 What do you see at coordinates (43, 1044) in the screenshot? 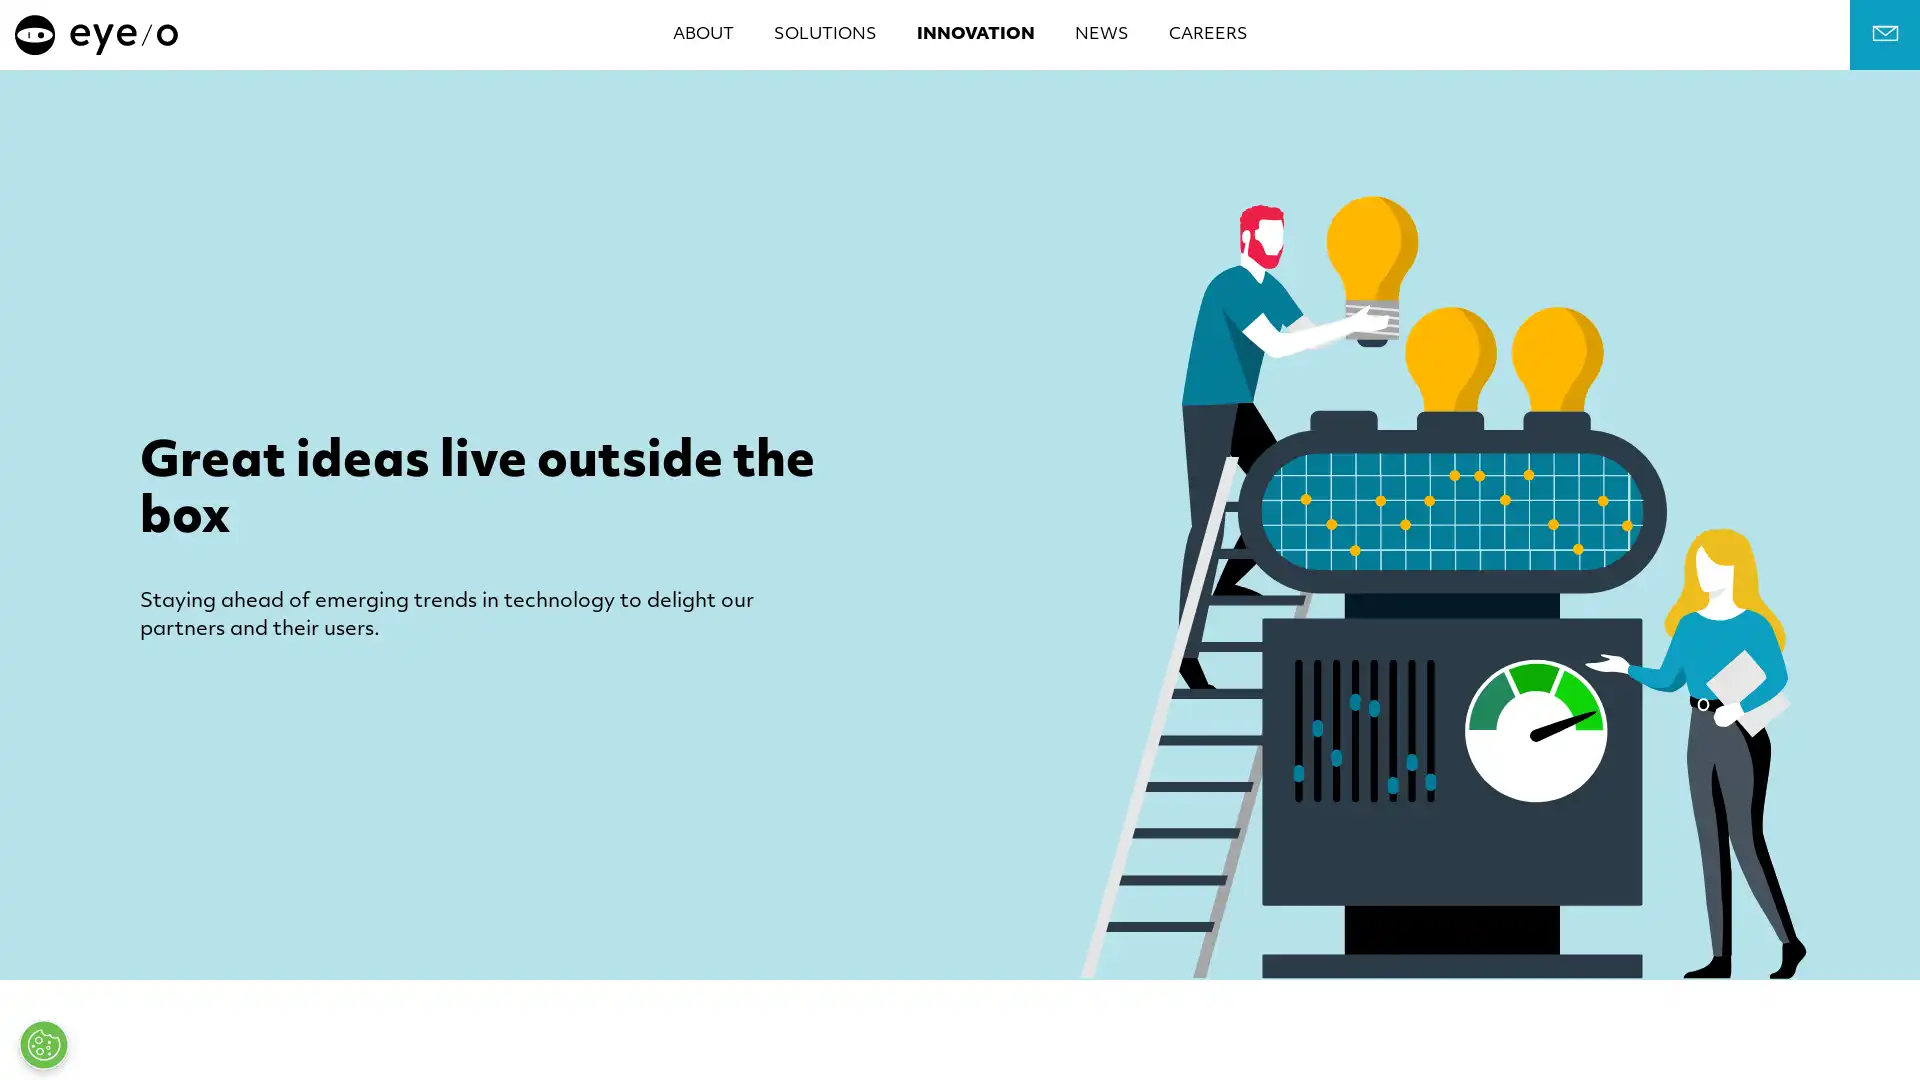
I see `Open Preferences` at bounding box center [43, 1044].